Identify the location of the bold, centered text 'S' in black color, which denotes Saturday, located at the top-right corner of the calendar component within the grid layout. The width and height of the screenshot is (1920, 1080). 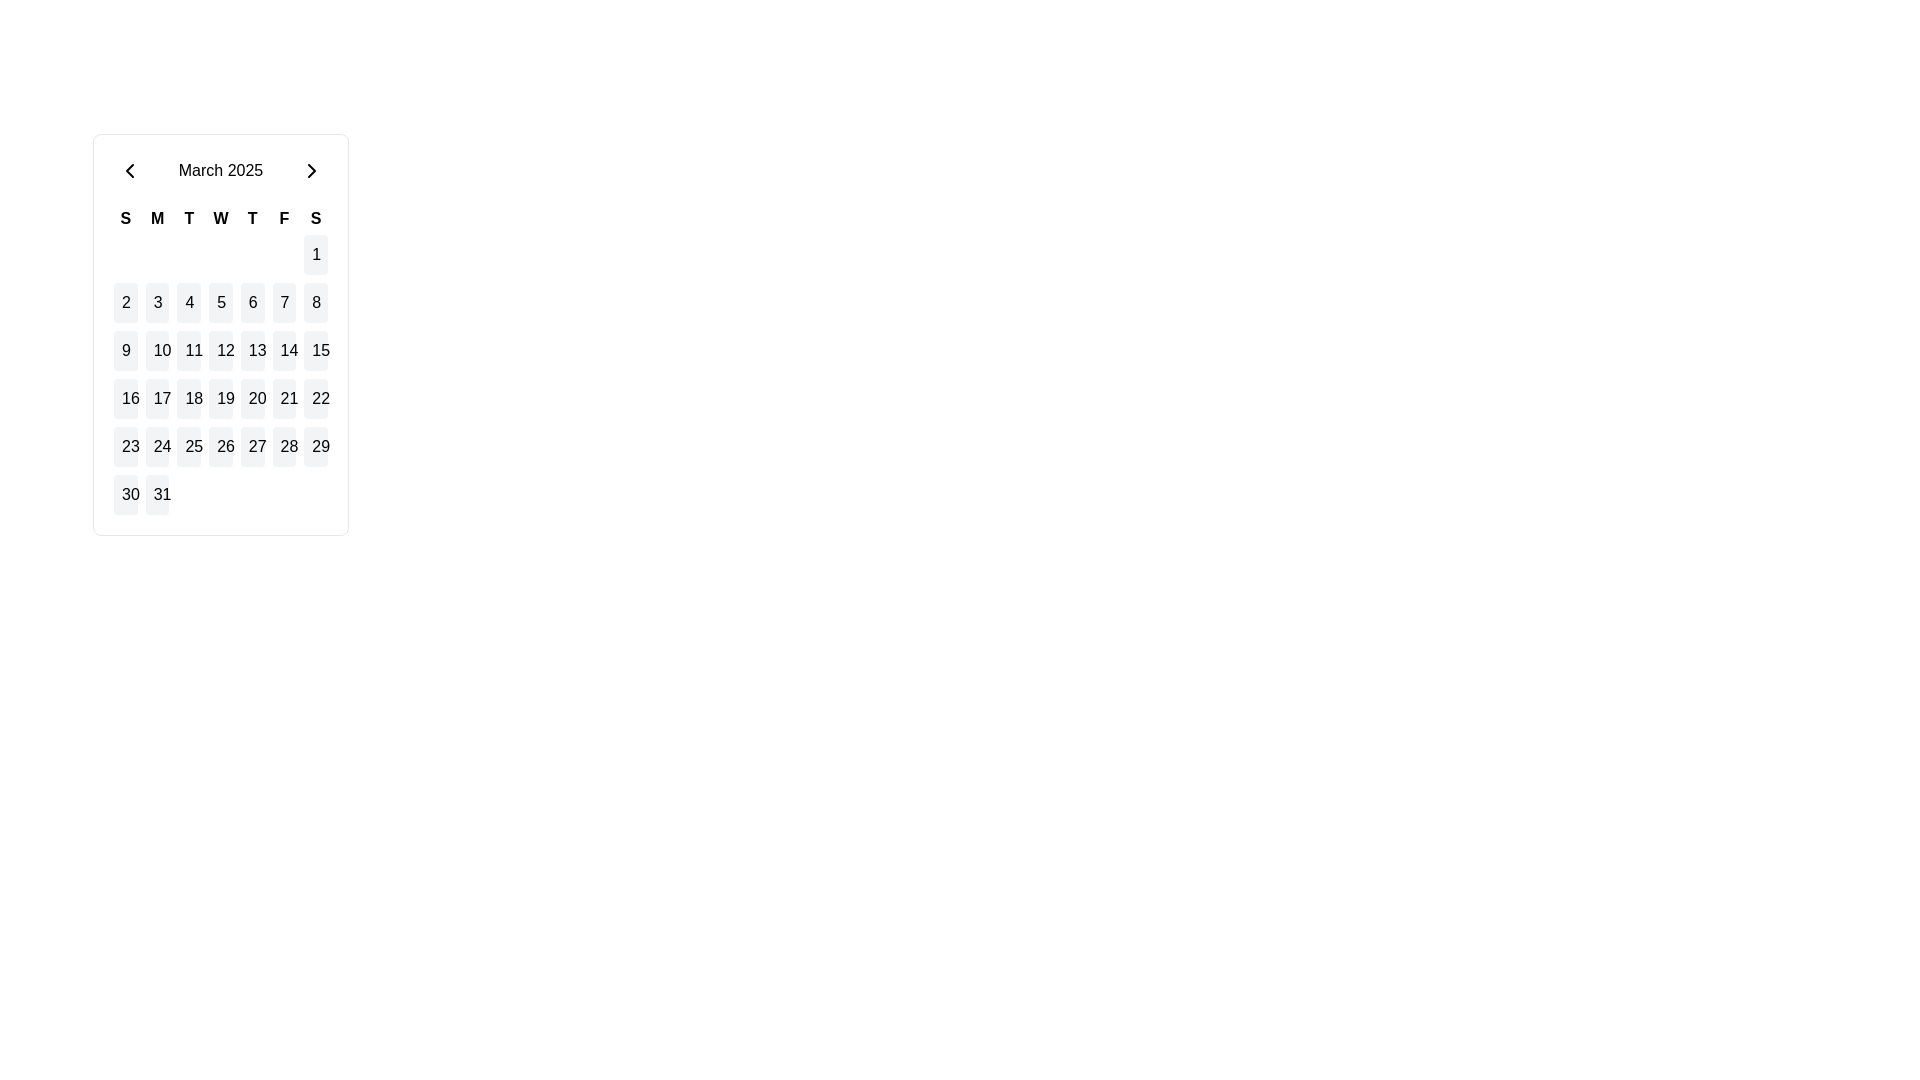
(315, 219).